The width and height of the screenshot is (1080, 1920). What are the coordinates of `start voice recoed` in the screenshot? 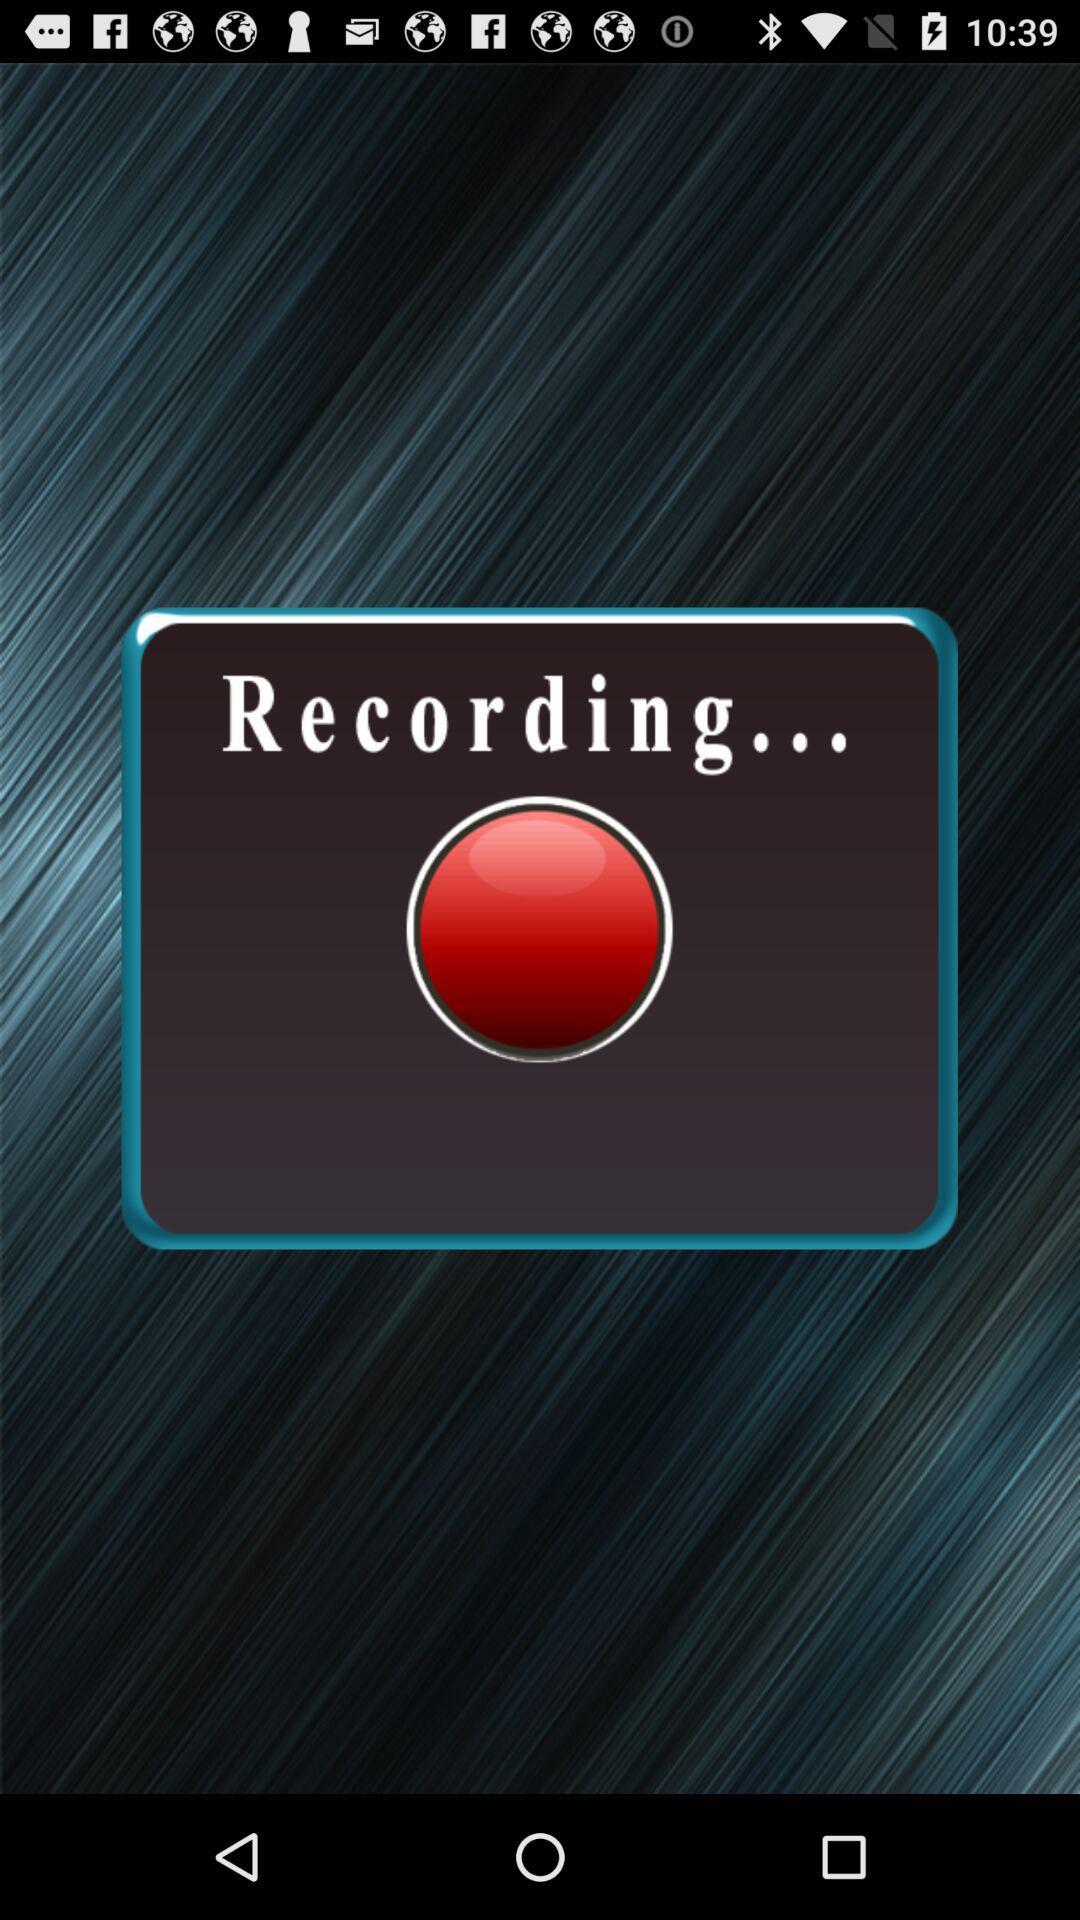 It's located at (538, 927).